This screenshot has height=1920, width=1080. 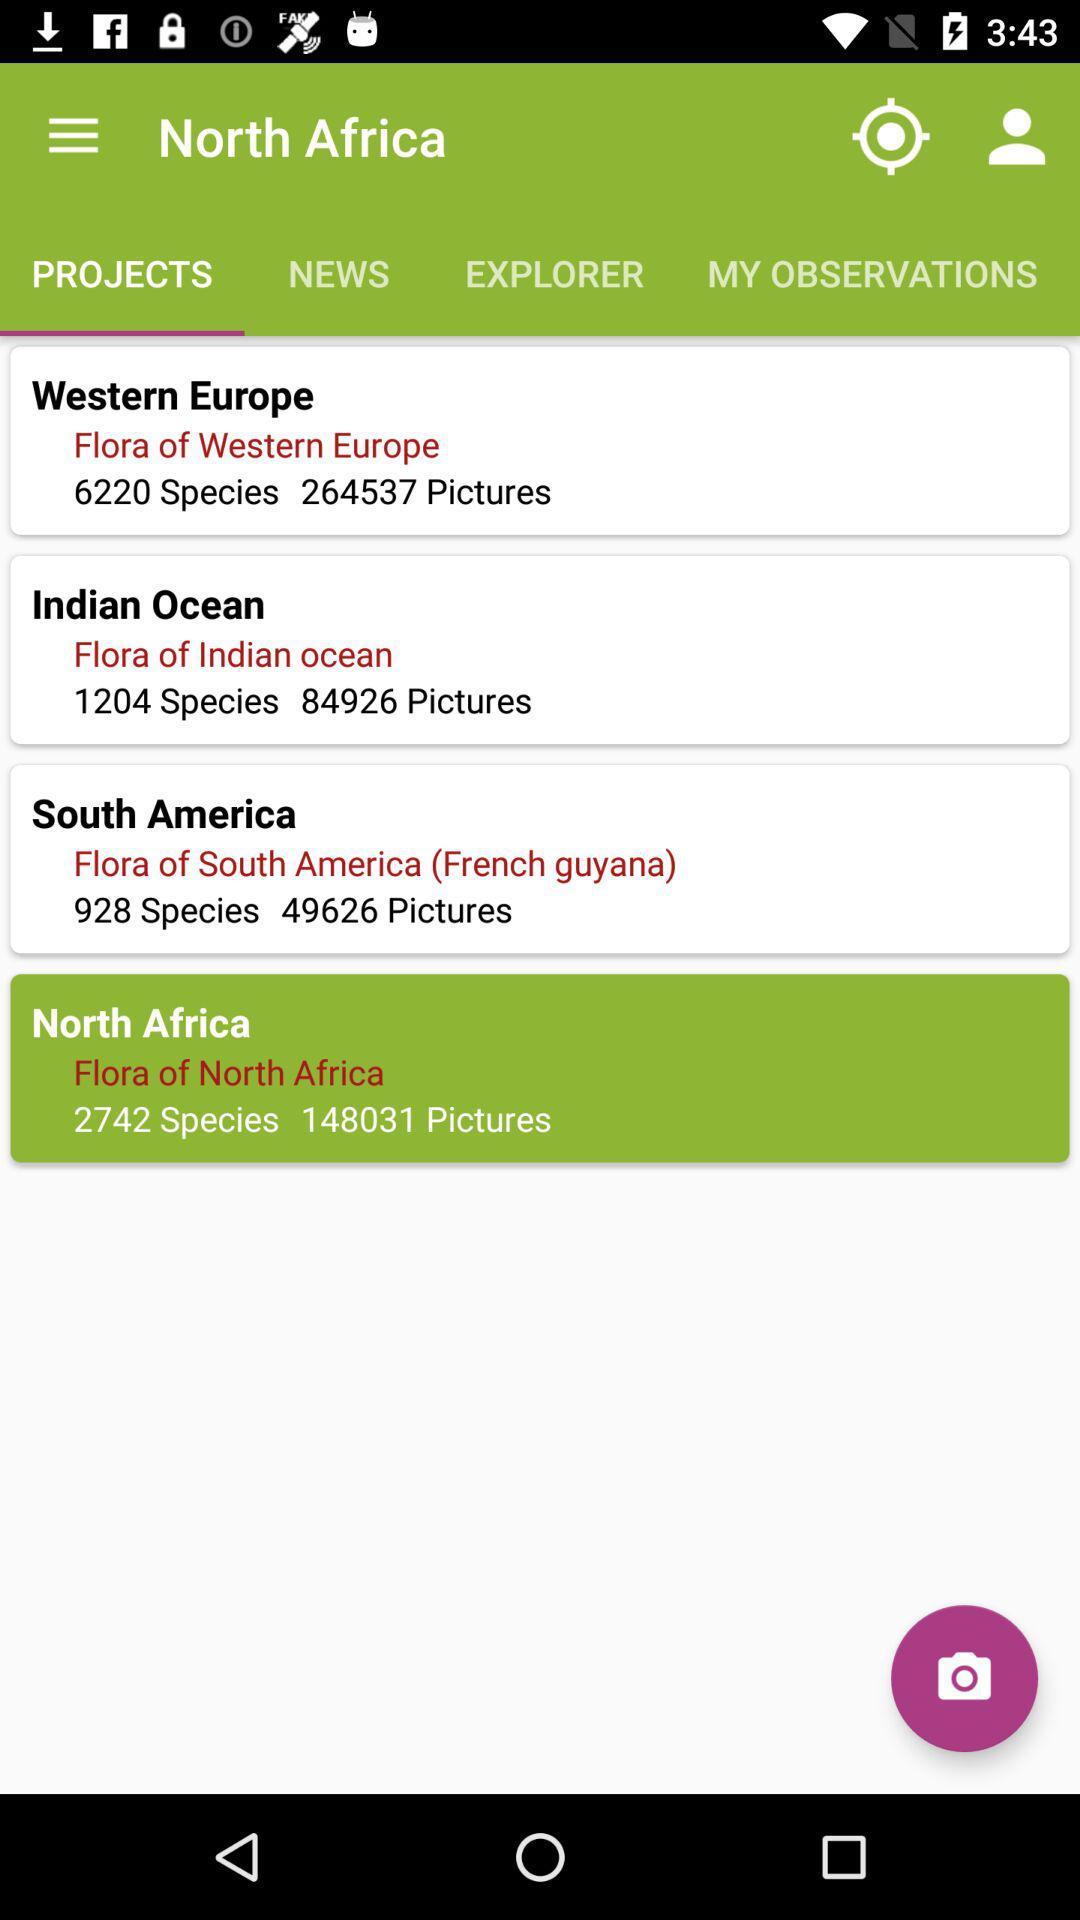 I want to click on the item above the my observations item, so click(x=890, y=135).